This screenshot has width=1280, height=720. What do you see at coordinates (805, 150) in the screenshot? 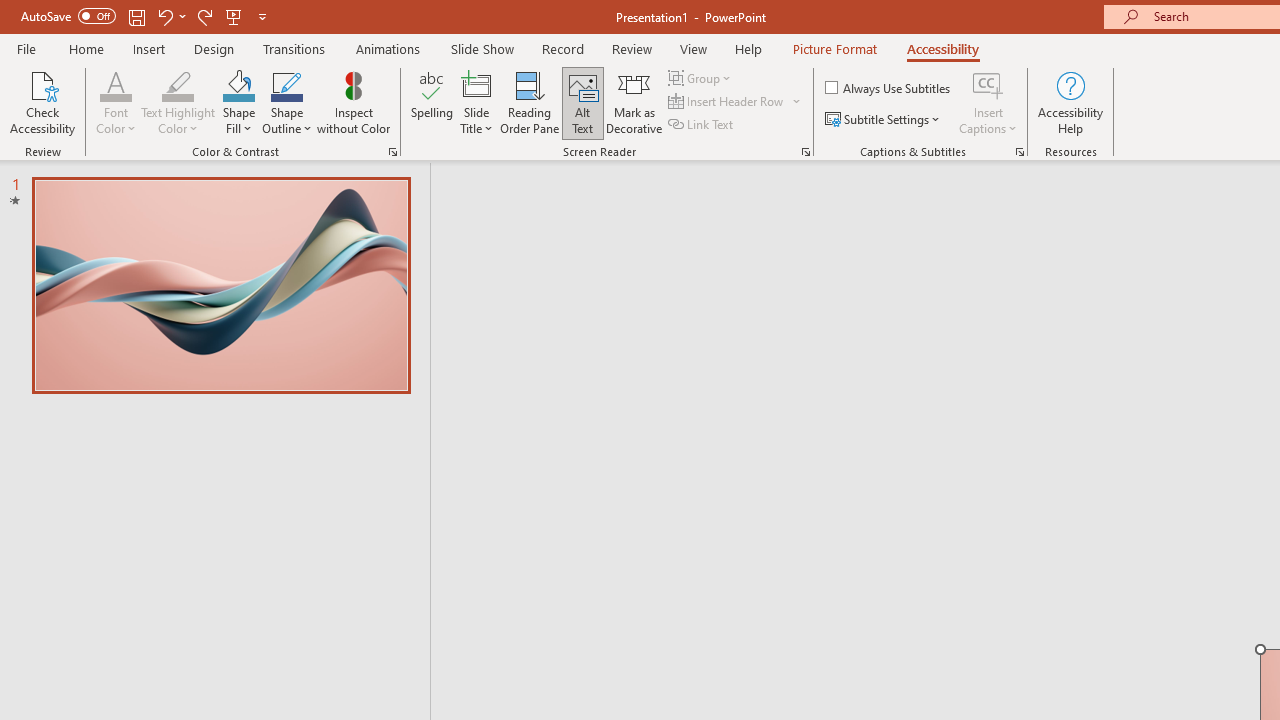
I see `'Screen Reader'` at bounding box center [805, 150].